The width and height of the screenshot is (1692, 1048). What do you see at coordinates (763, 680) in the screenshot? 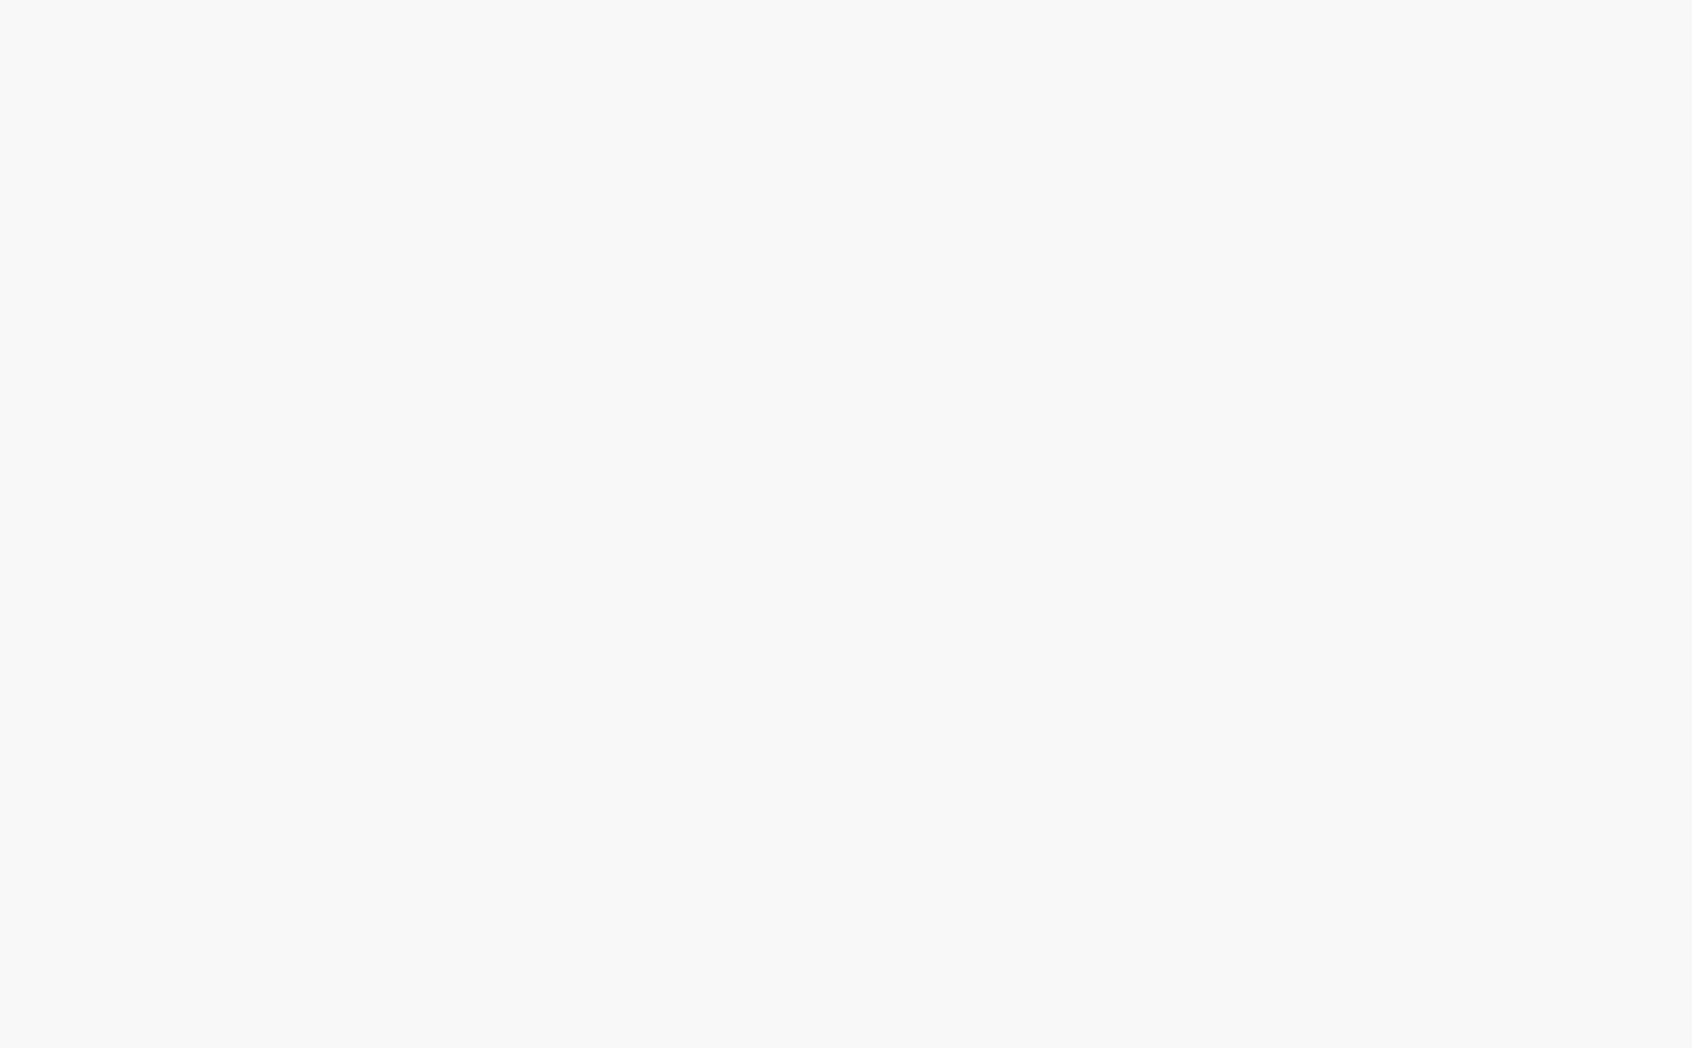
I see `'Christine Feehan'` at bounding box center [763, 680].